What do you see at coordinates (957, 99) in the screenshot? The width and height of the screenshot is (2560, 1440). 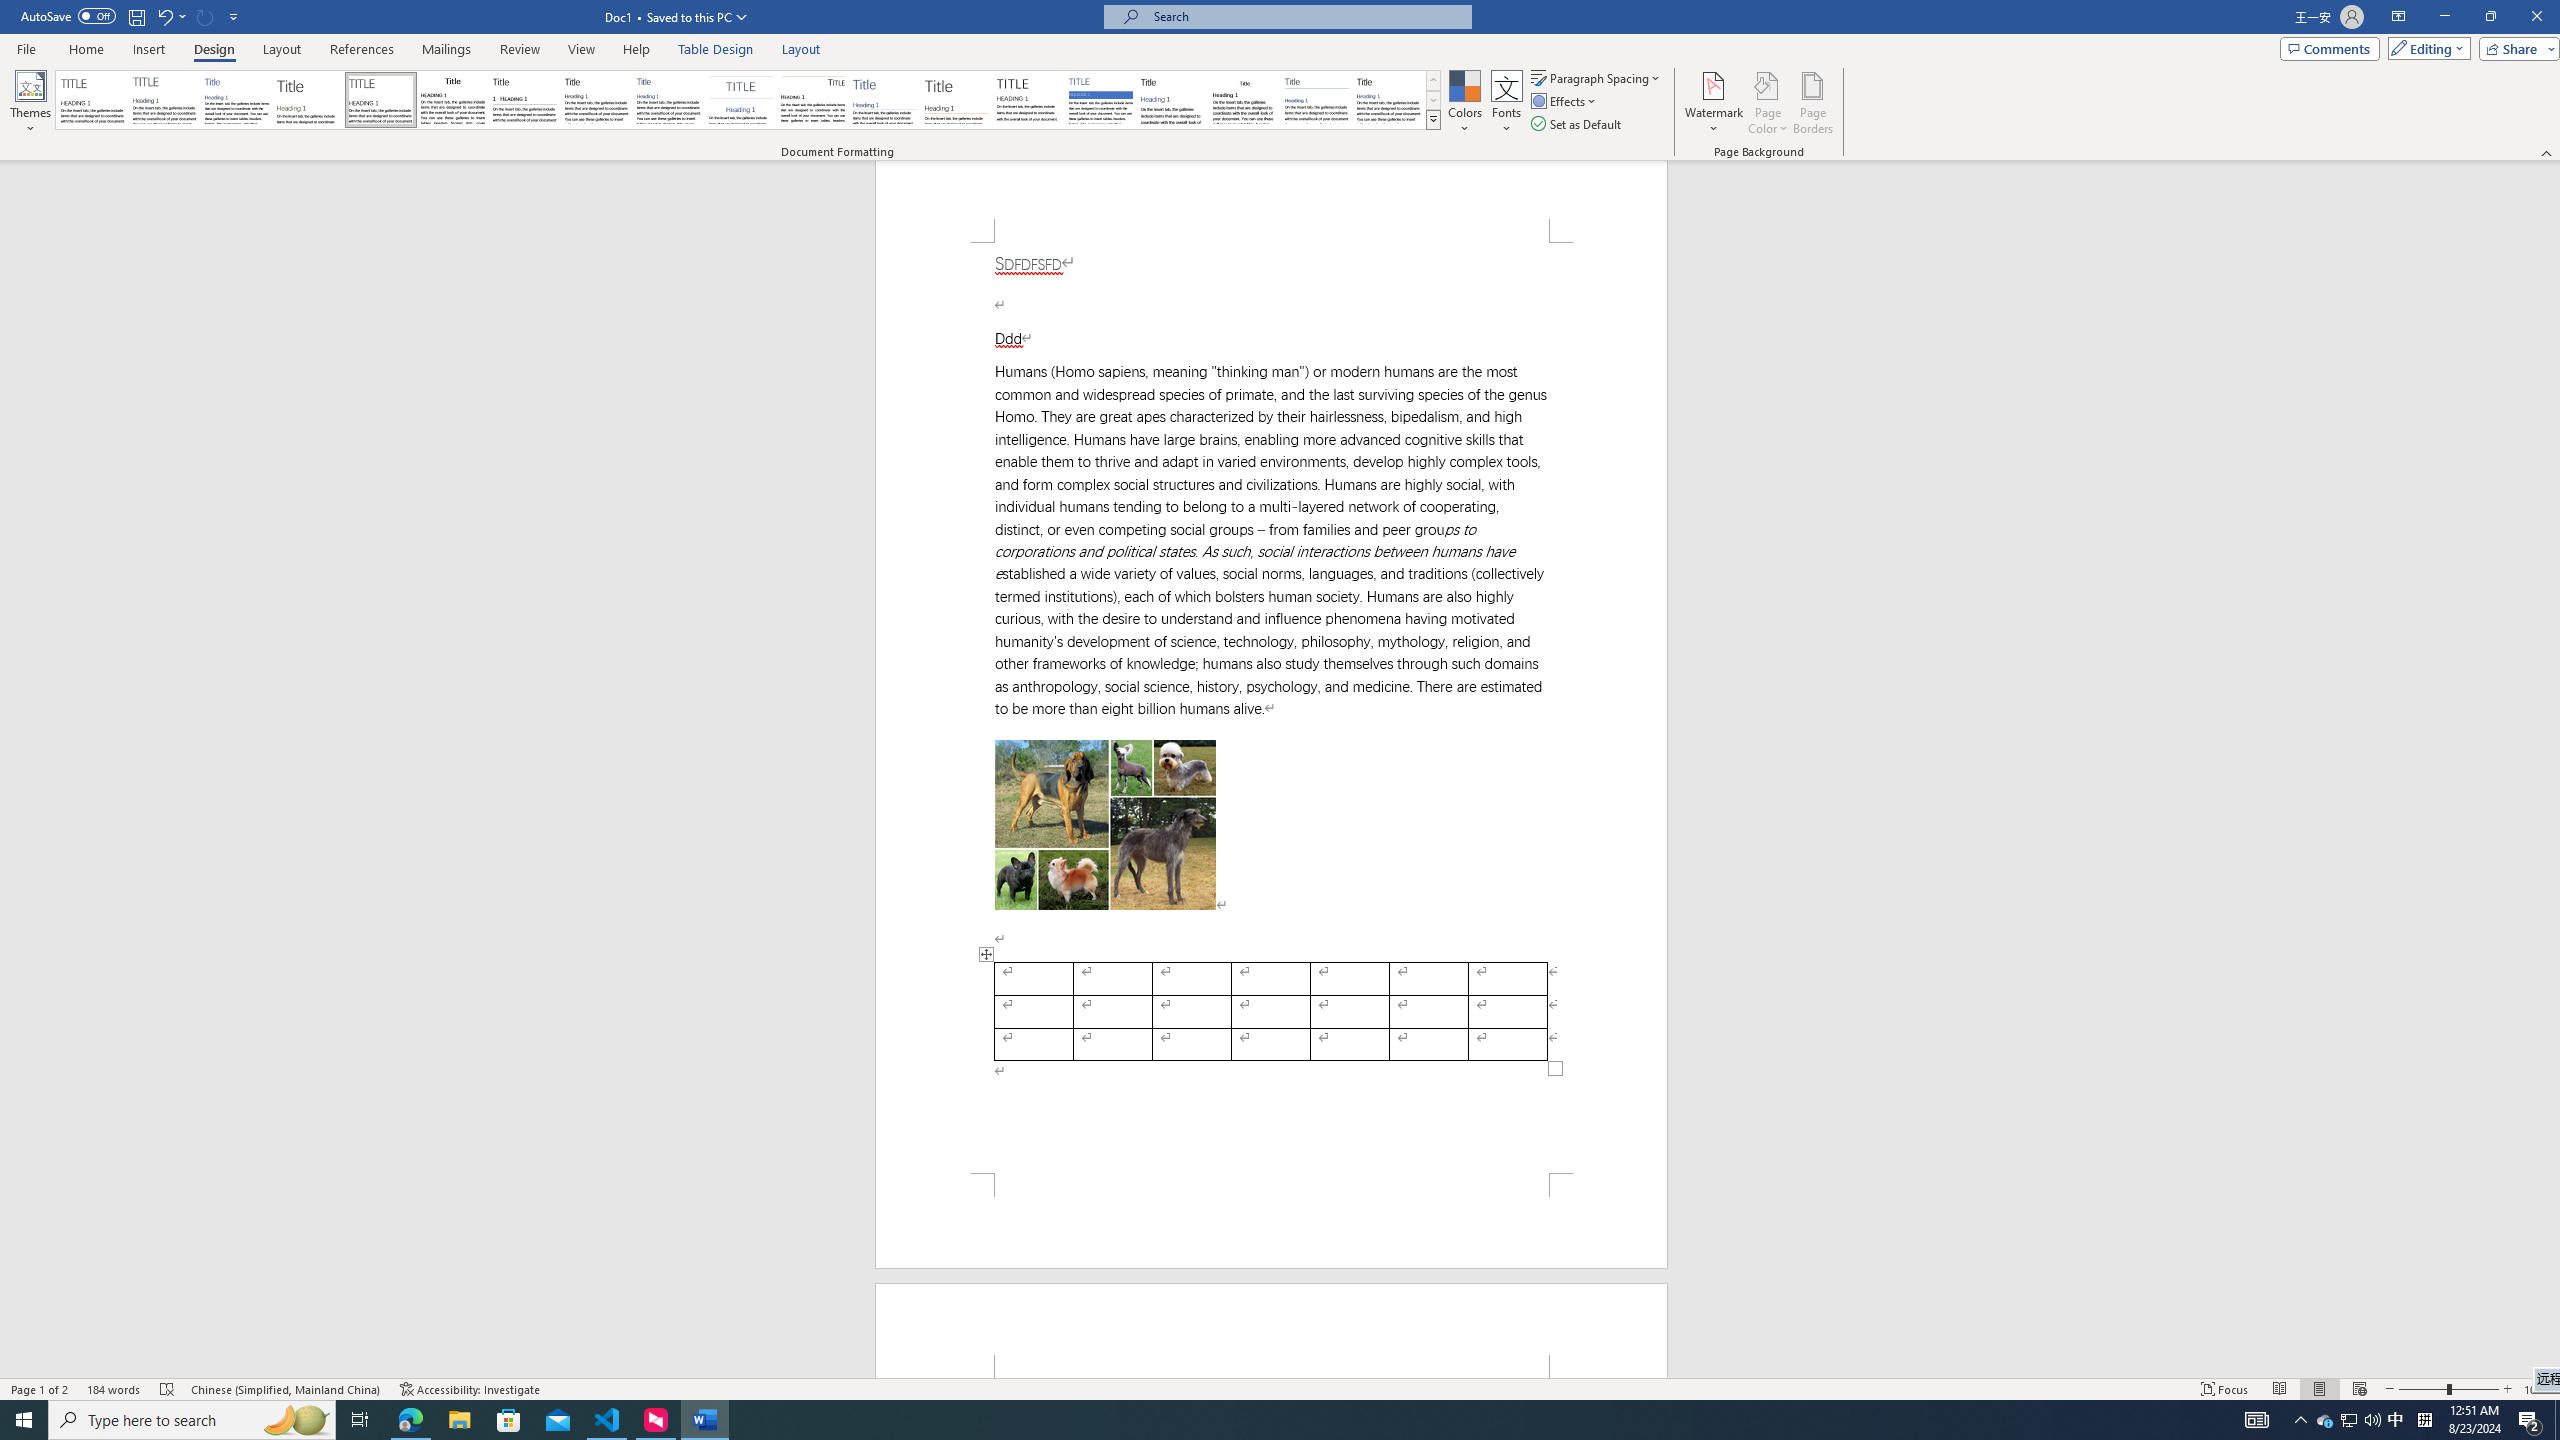 I see `'Lines (Stylish)'` at bounding box center [957, 99].